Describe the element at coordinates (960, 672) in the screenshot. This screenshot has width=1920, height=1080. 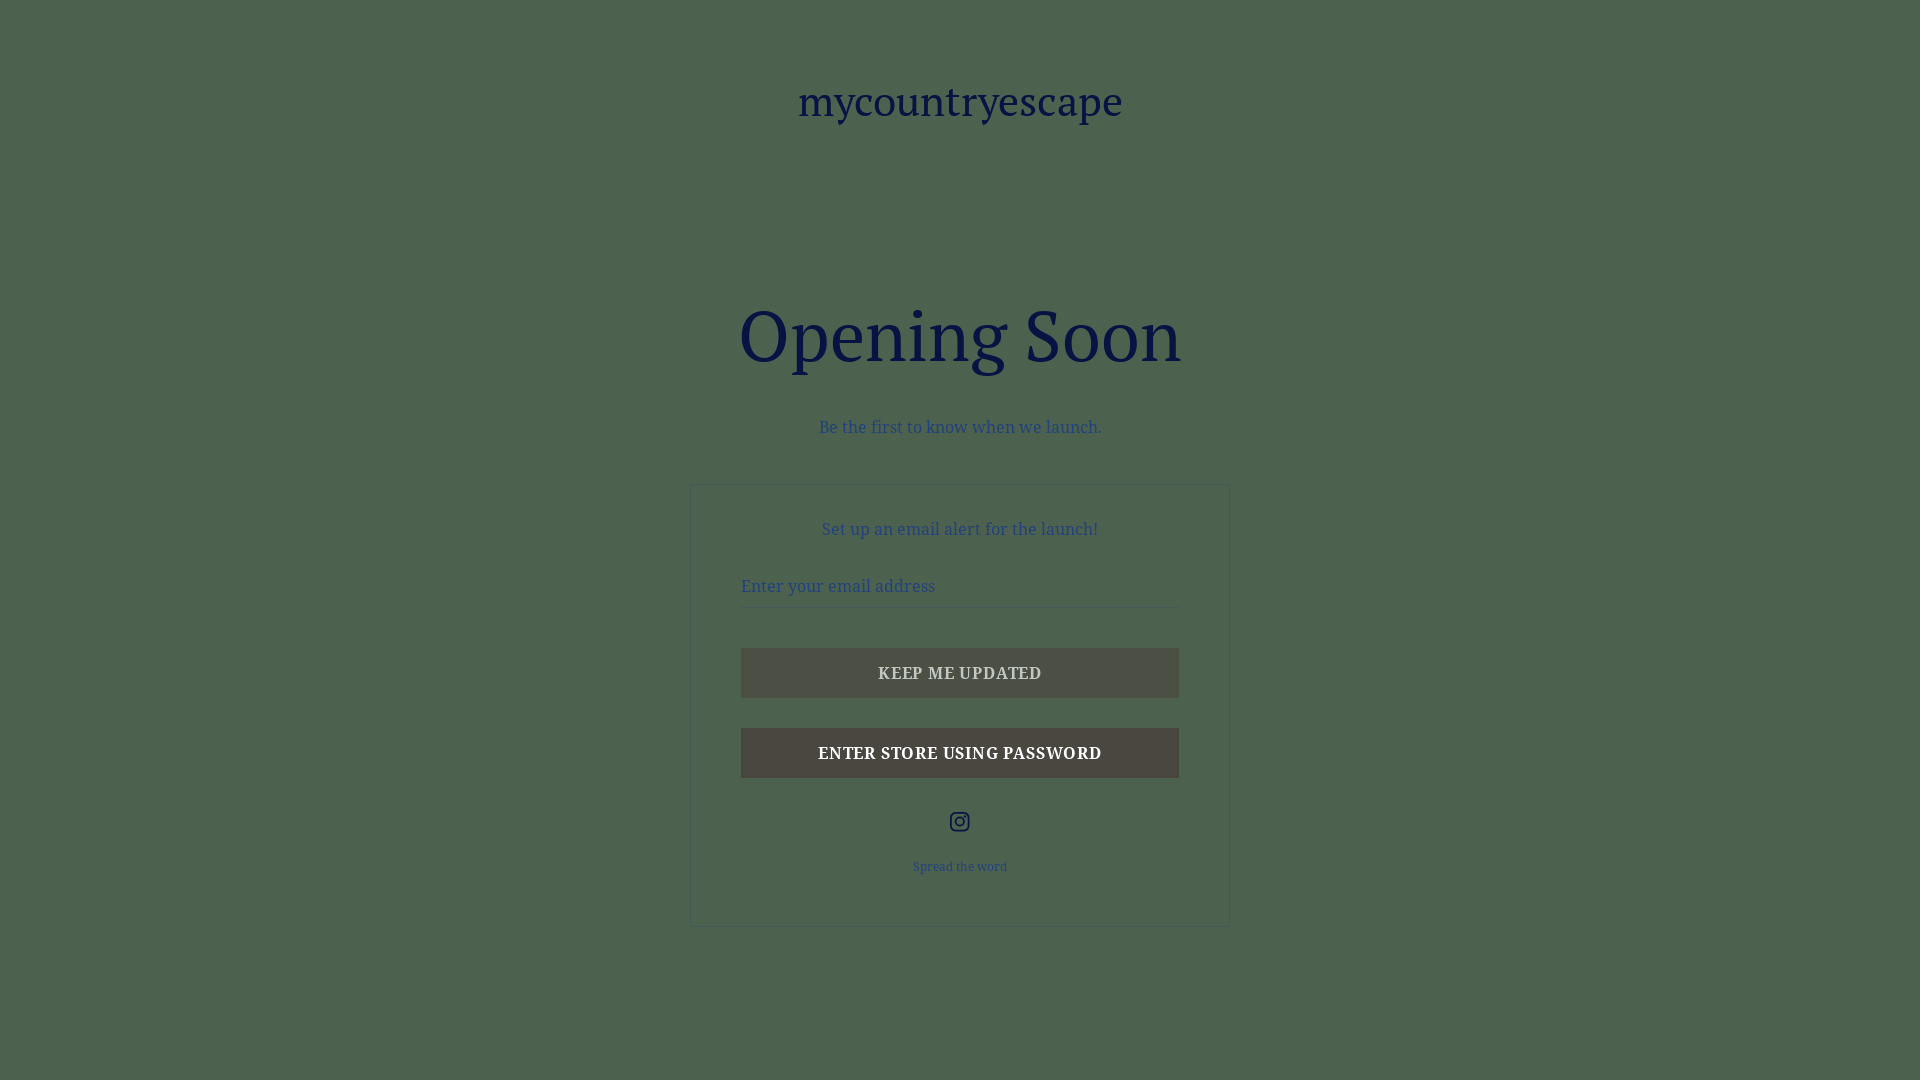
I see `'KEEP ME UPDATED'` at that location.